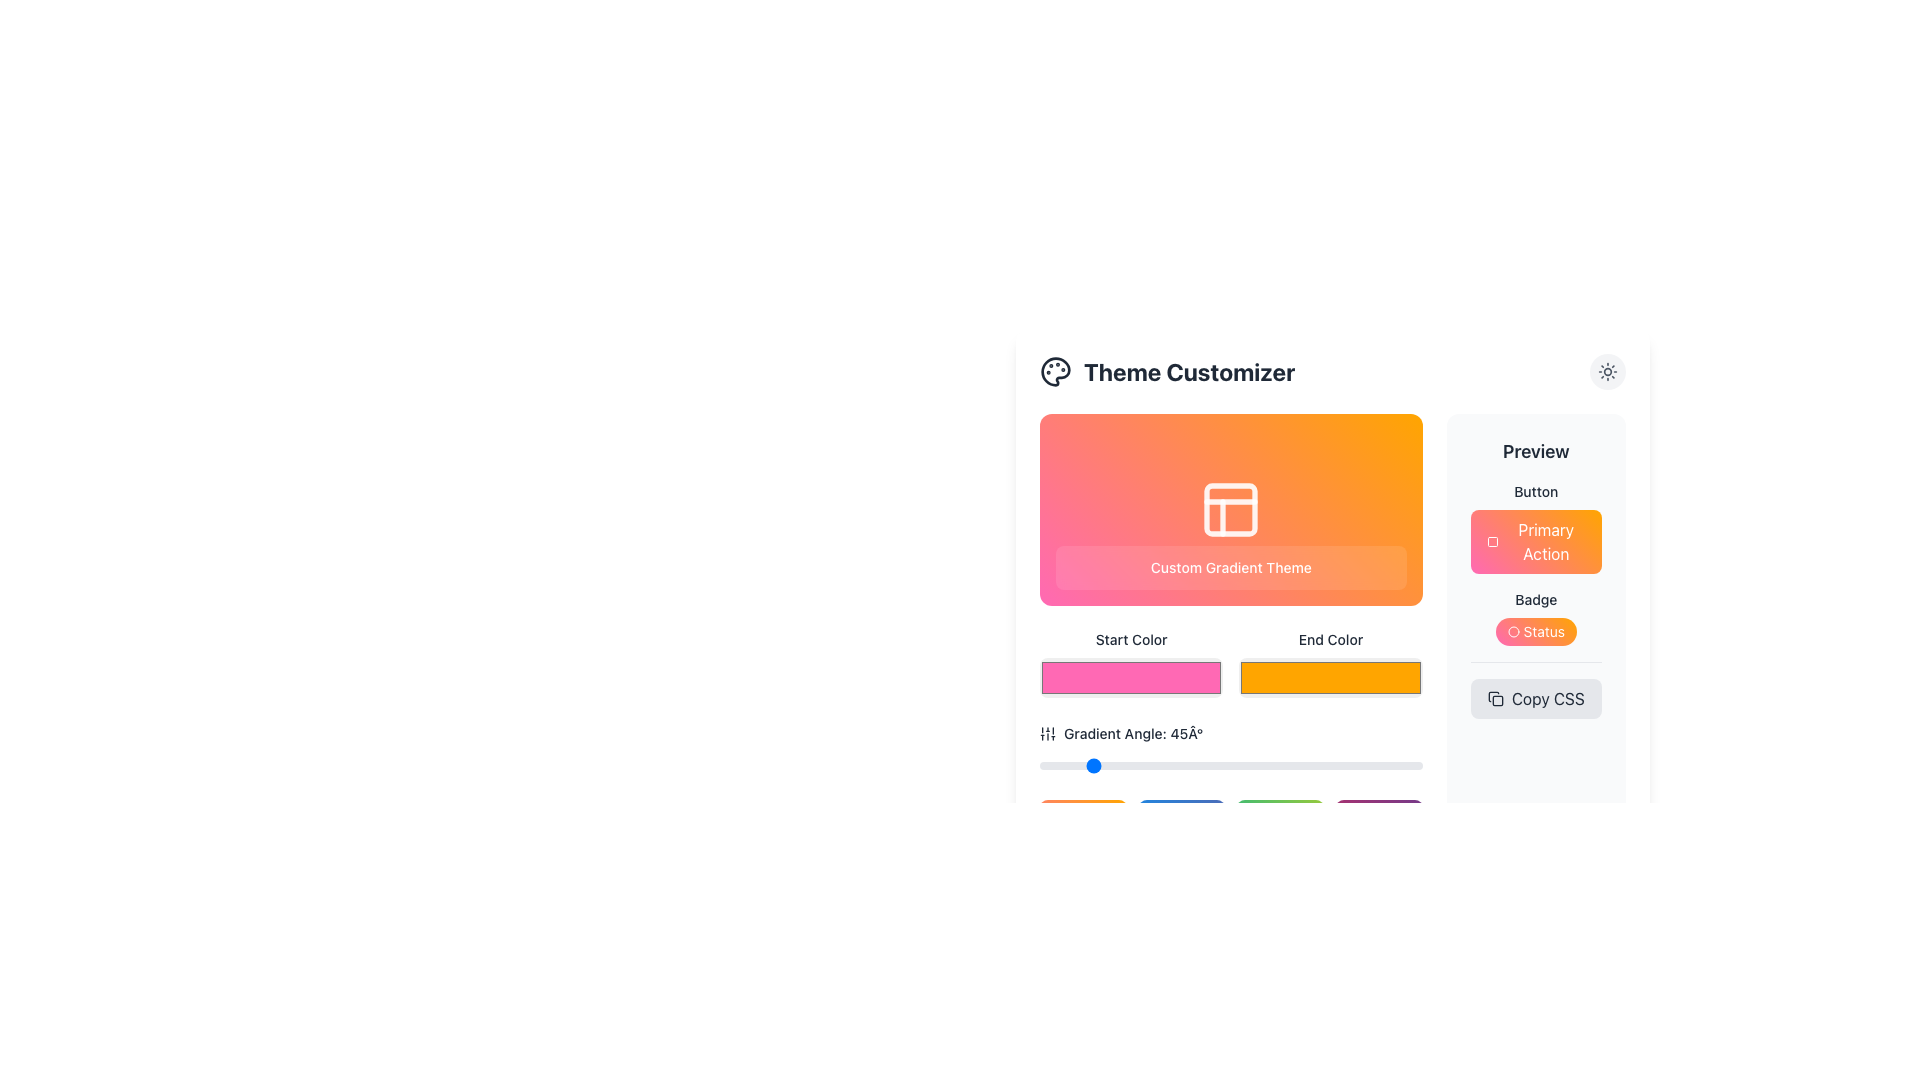 This screenshot has width=1920, height=1080. Describe the element at coordinates (1230, 567) in the screenshot. I see `the text label indicating the theme being customized in the 'Theme Customizer' section, located in the lower-middle of the gradient box` at that location.